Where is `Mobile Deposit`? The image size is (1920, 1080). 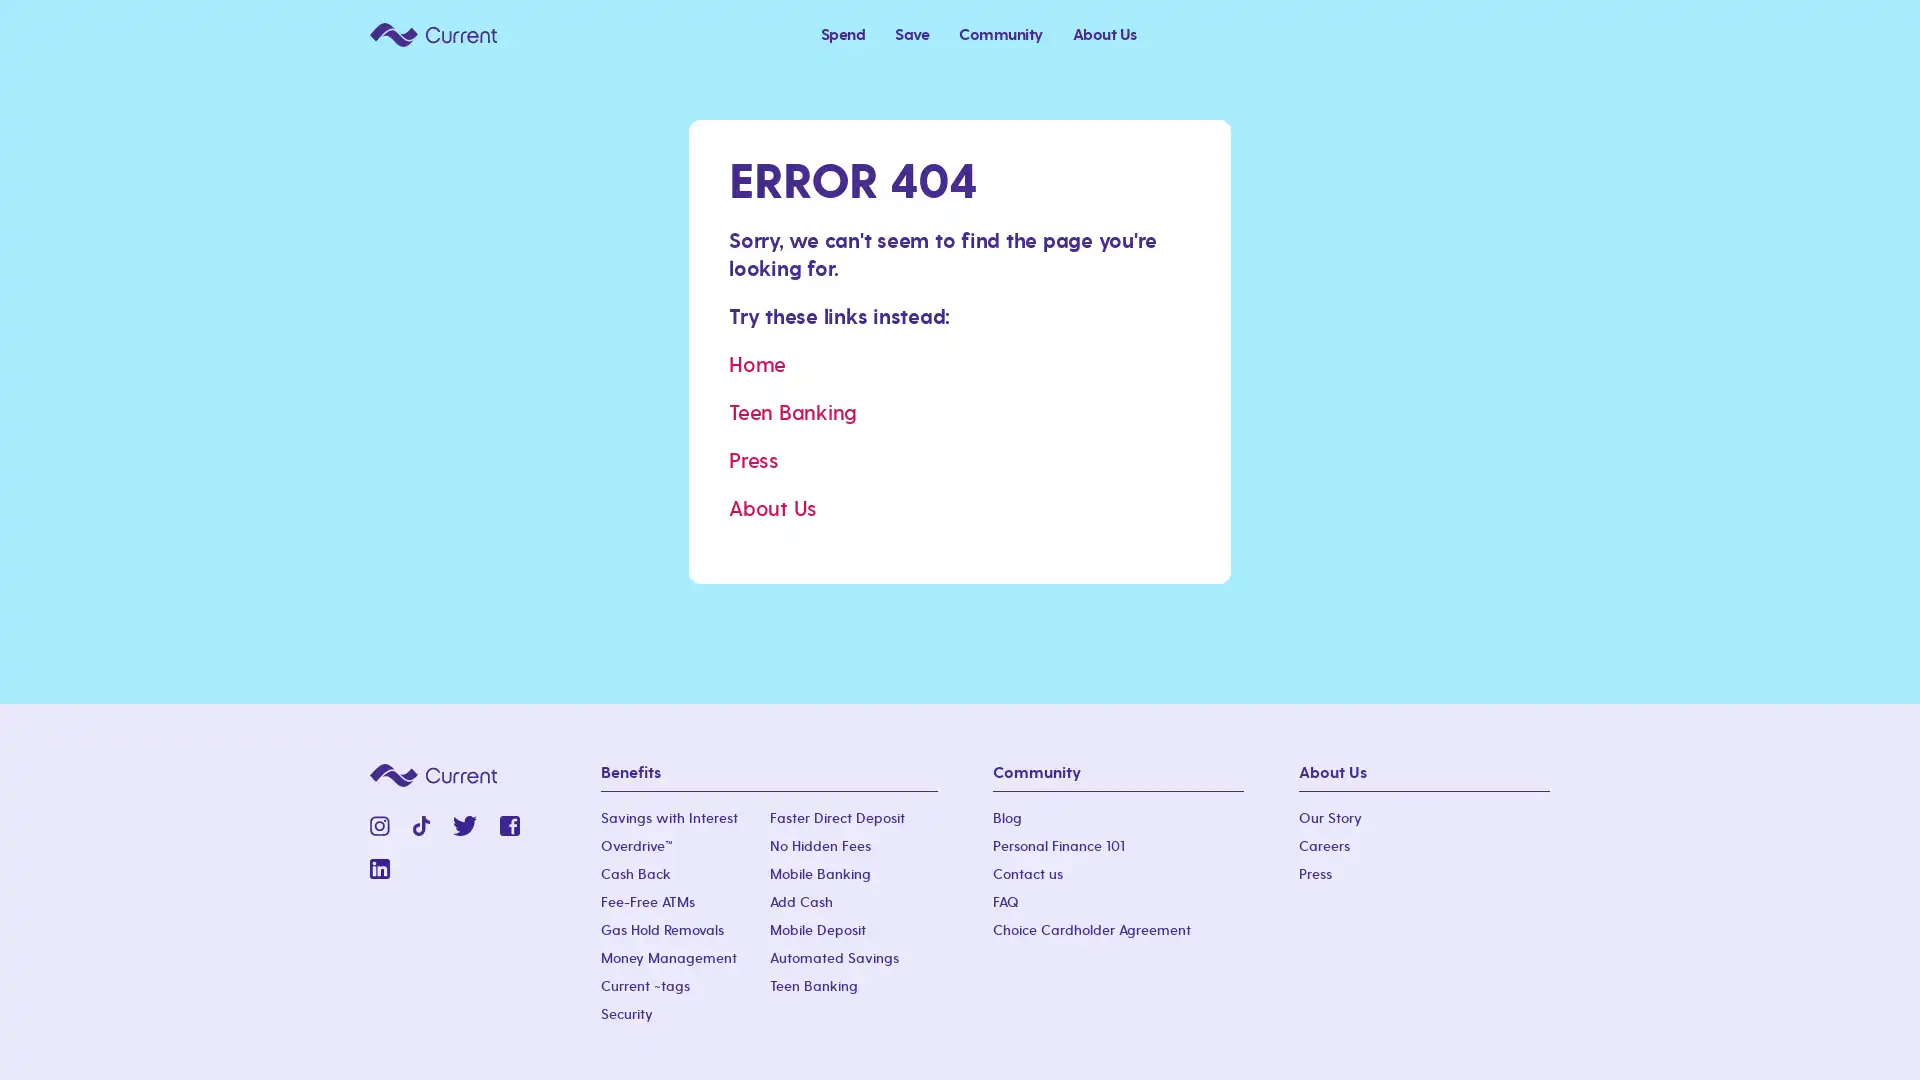
Mobile Deposit is located at coordinates (816, 930).